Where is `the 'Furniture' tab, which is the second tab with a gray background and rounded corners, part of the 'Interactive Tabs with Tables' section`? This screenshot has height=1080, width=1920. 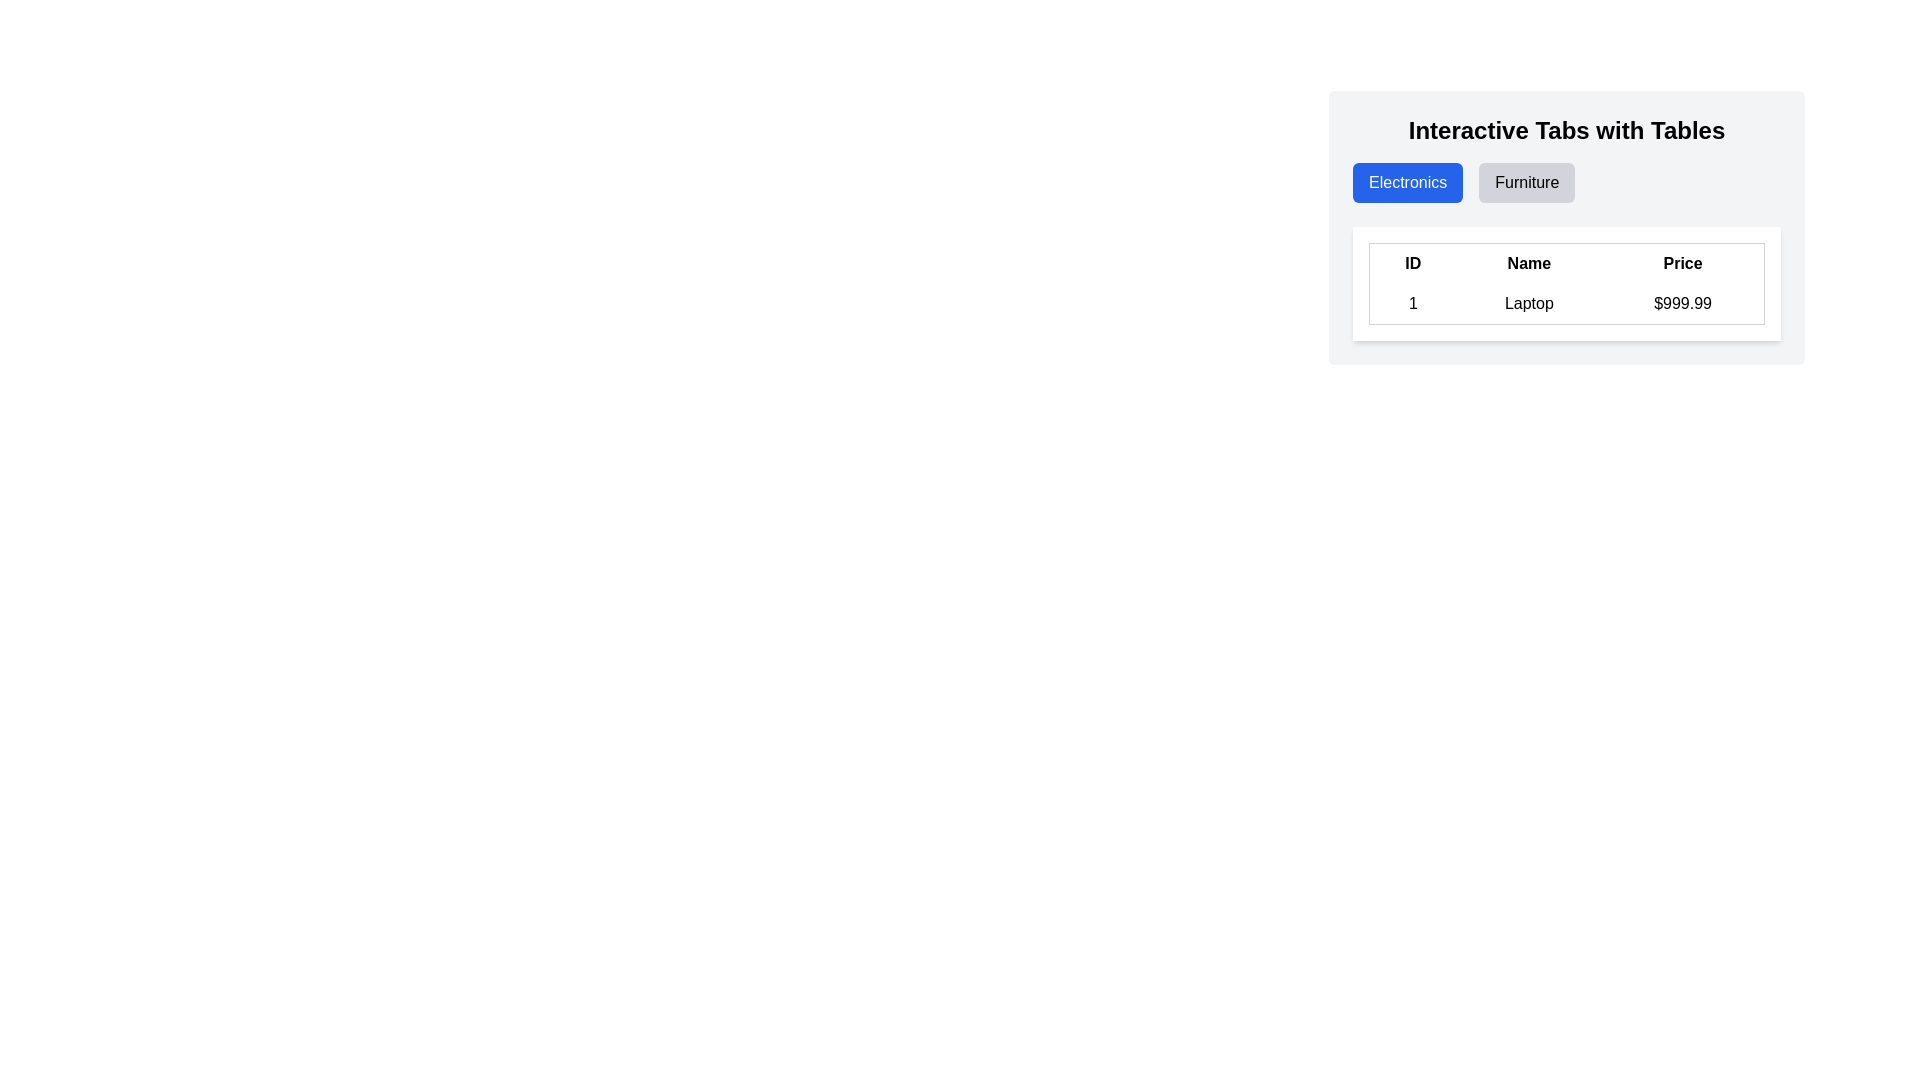 the 'Furniture' tab, which is the second tab with a gray background and rounded corners, part of the 'Interactive Tabs with Tables' section is located at coordinates (1526, 182).